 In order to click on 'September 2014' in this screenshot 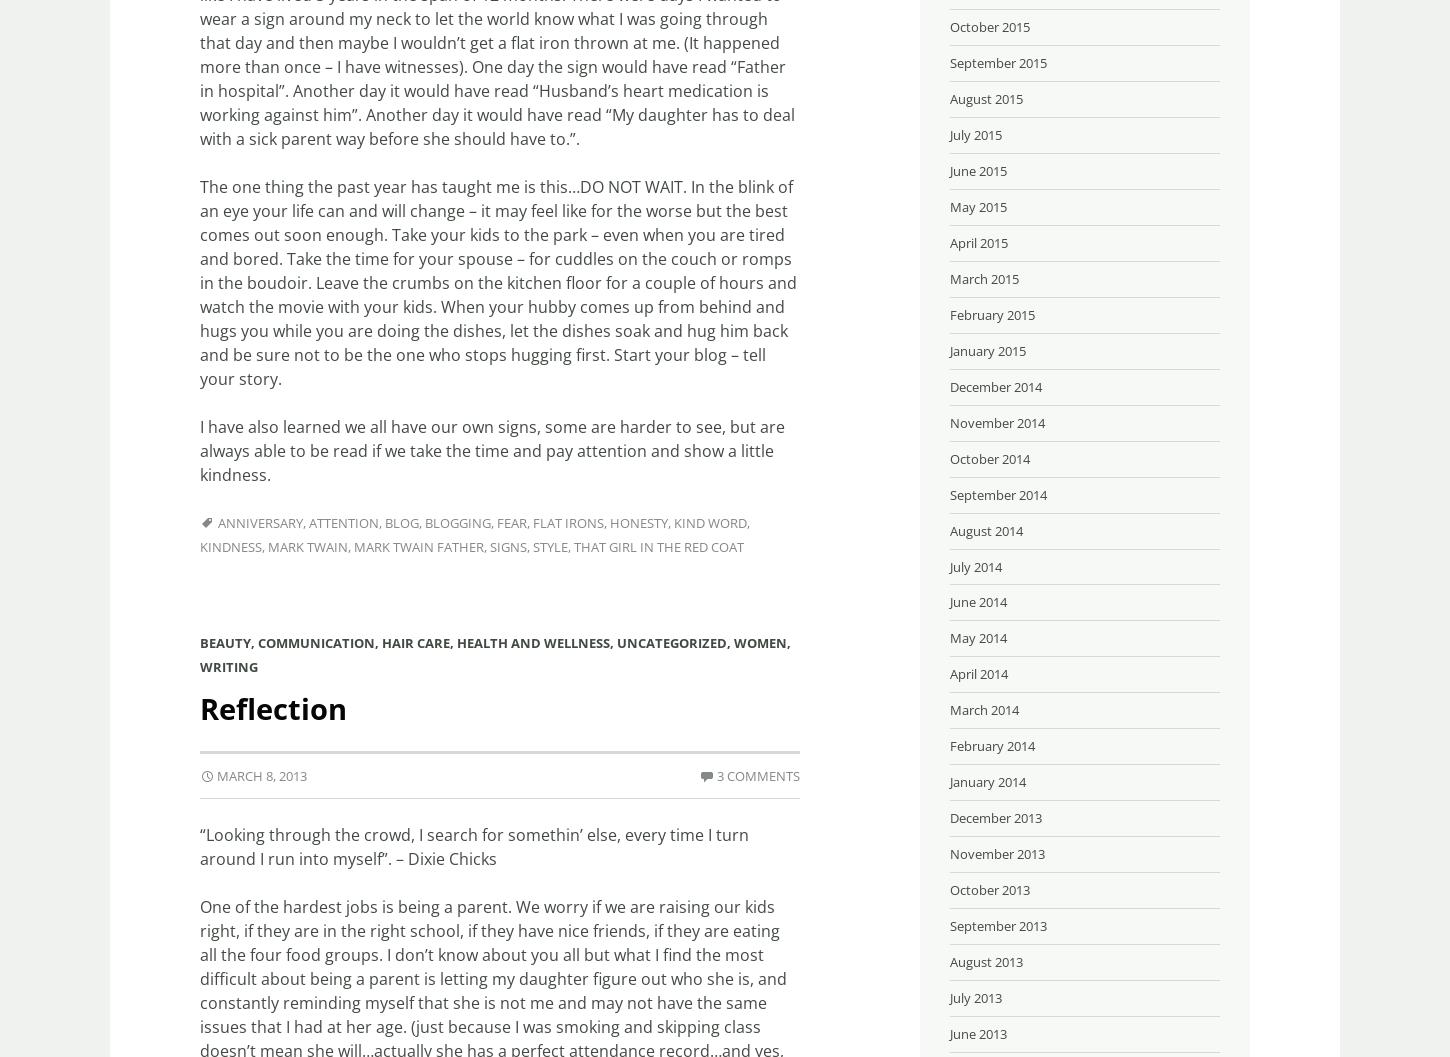, I will do `click(949, 494)`.